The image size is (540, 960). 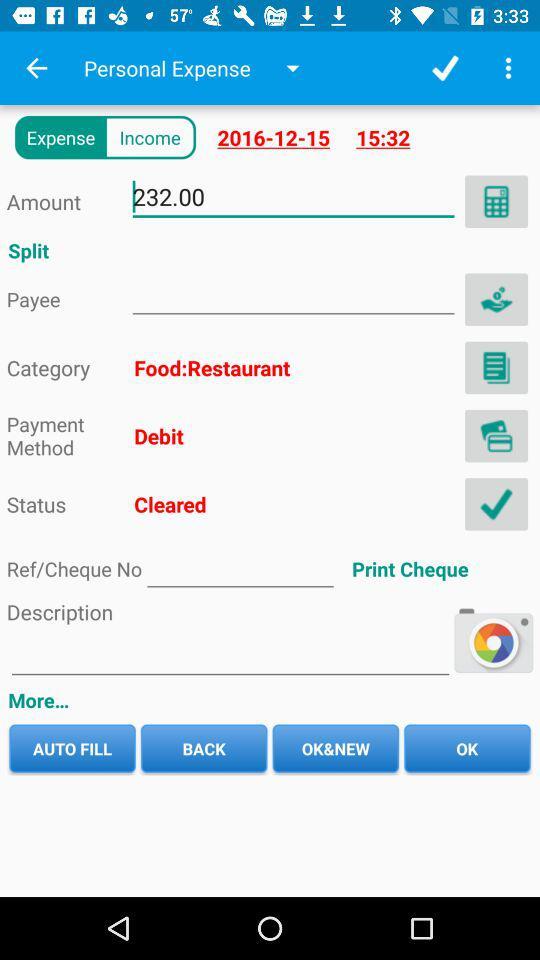 What do you see at coordinates (508, 68) in the screenshot?
I see `tout pega` at bounding box center [508, 68].